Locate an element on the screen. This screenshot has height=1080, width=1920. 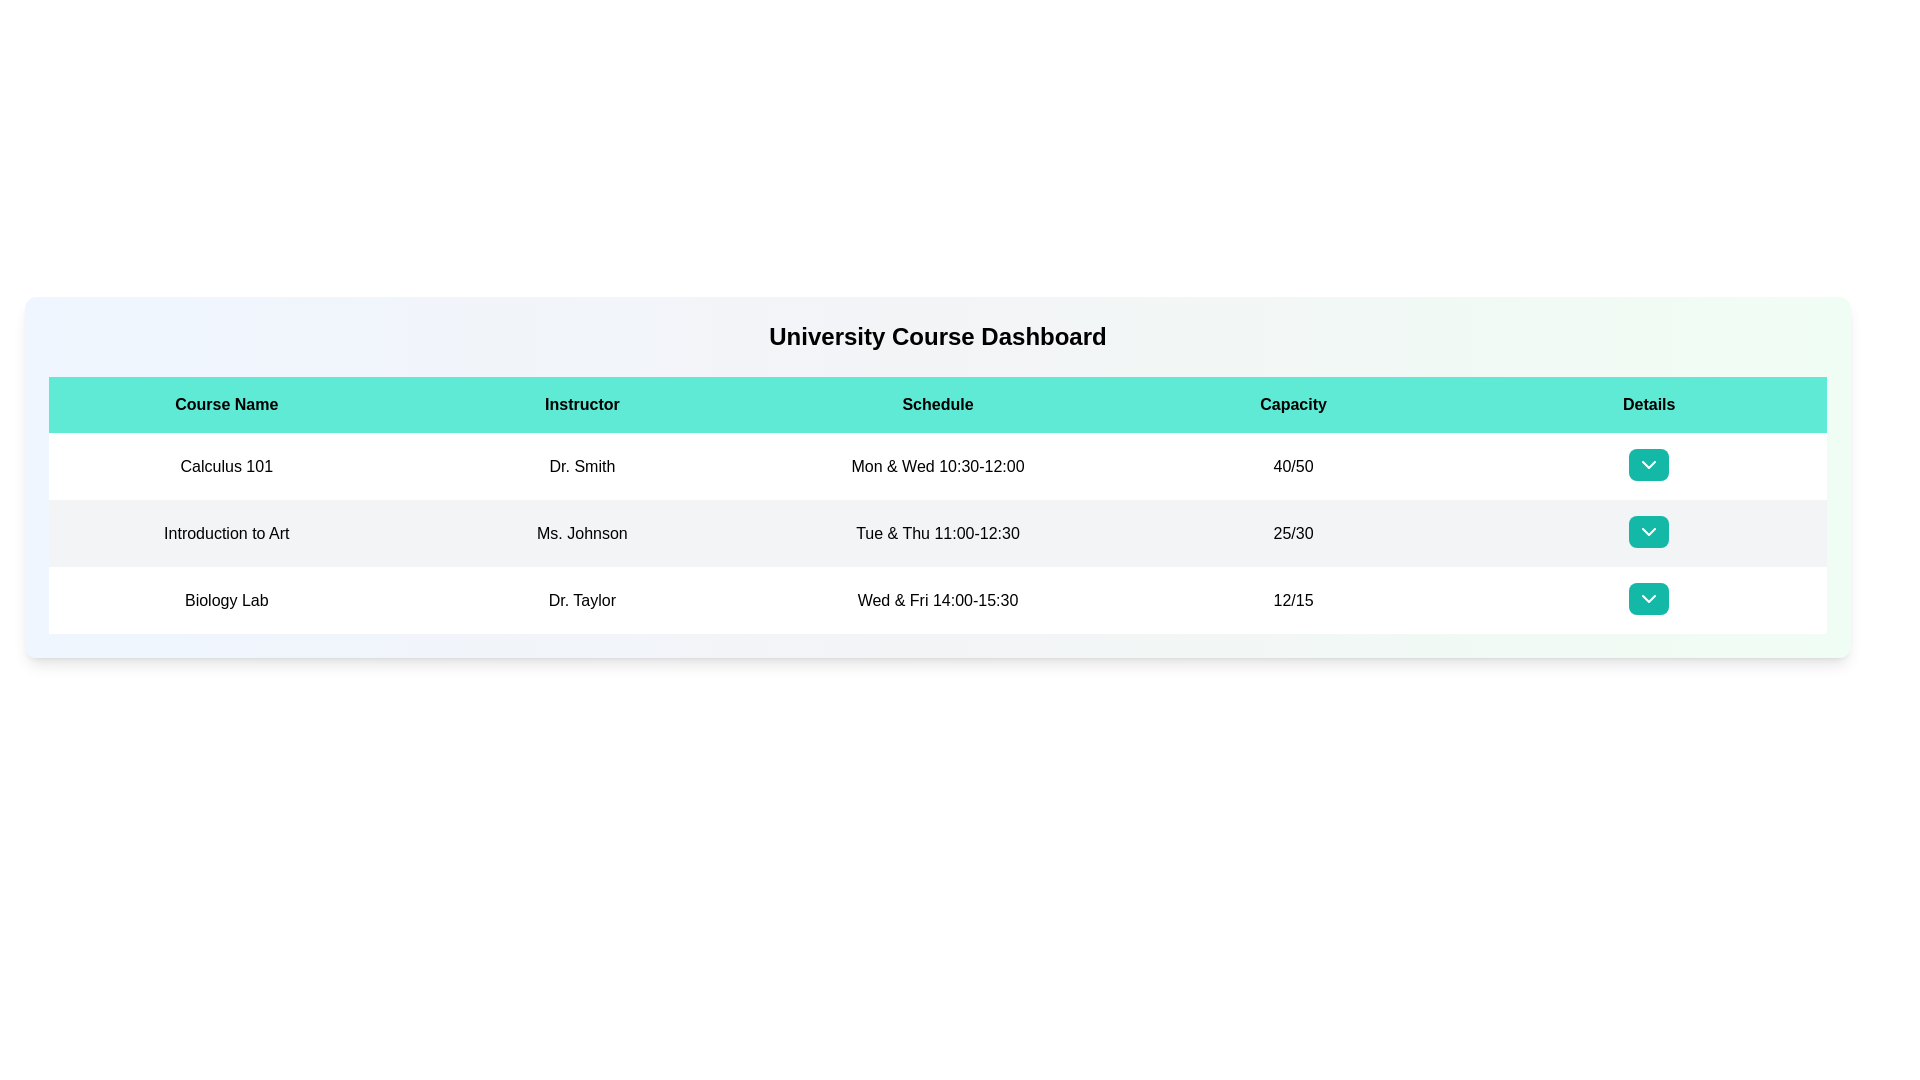
the 'Introduction to Art' text element, which displays the title of the course and is located in the second row of the table under the 'Course Name' column is located at coordinates (226, 532).